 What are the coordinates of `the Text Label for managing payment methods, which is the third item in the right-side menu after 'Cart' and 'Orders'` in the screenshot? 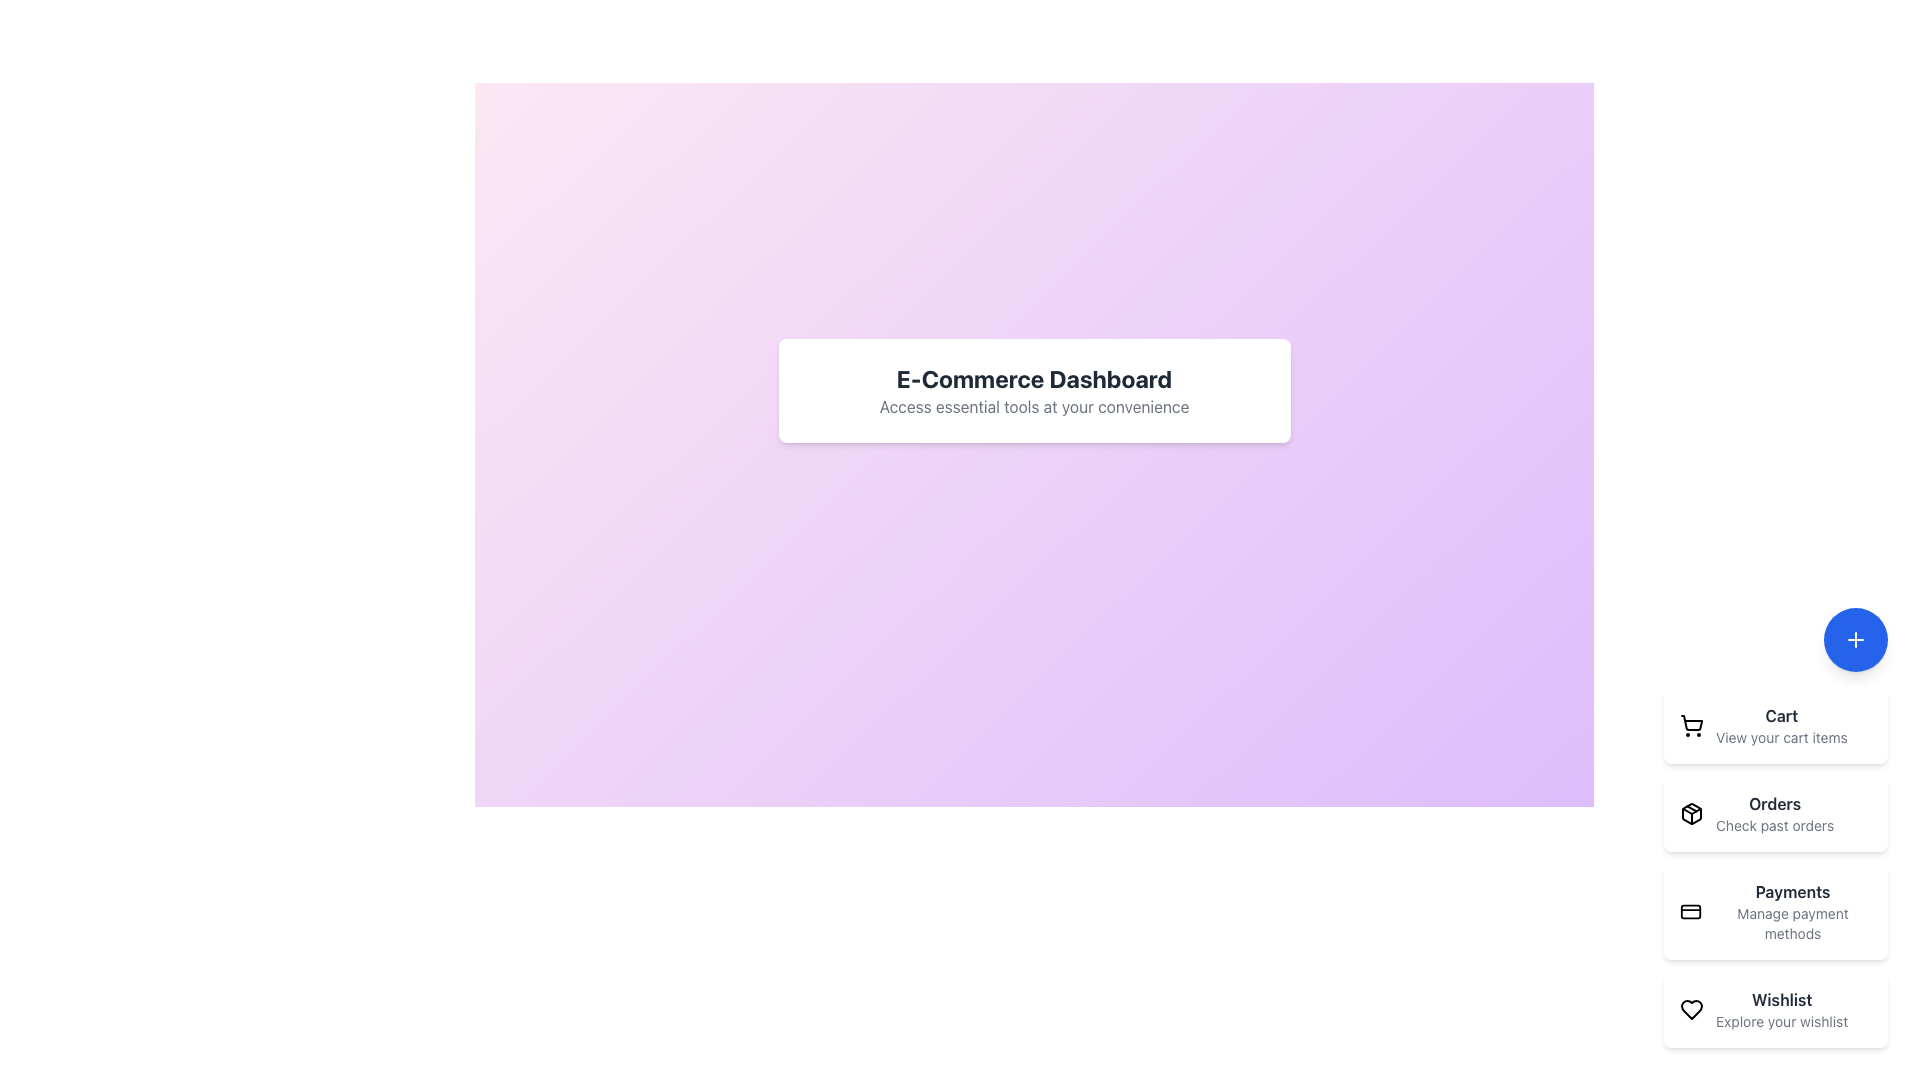 It's located at (1793, 911).